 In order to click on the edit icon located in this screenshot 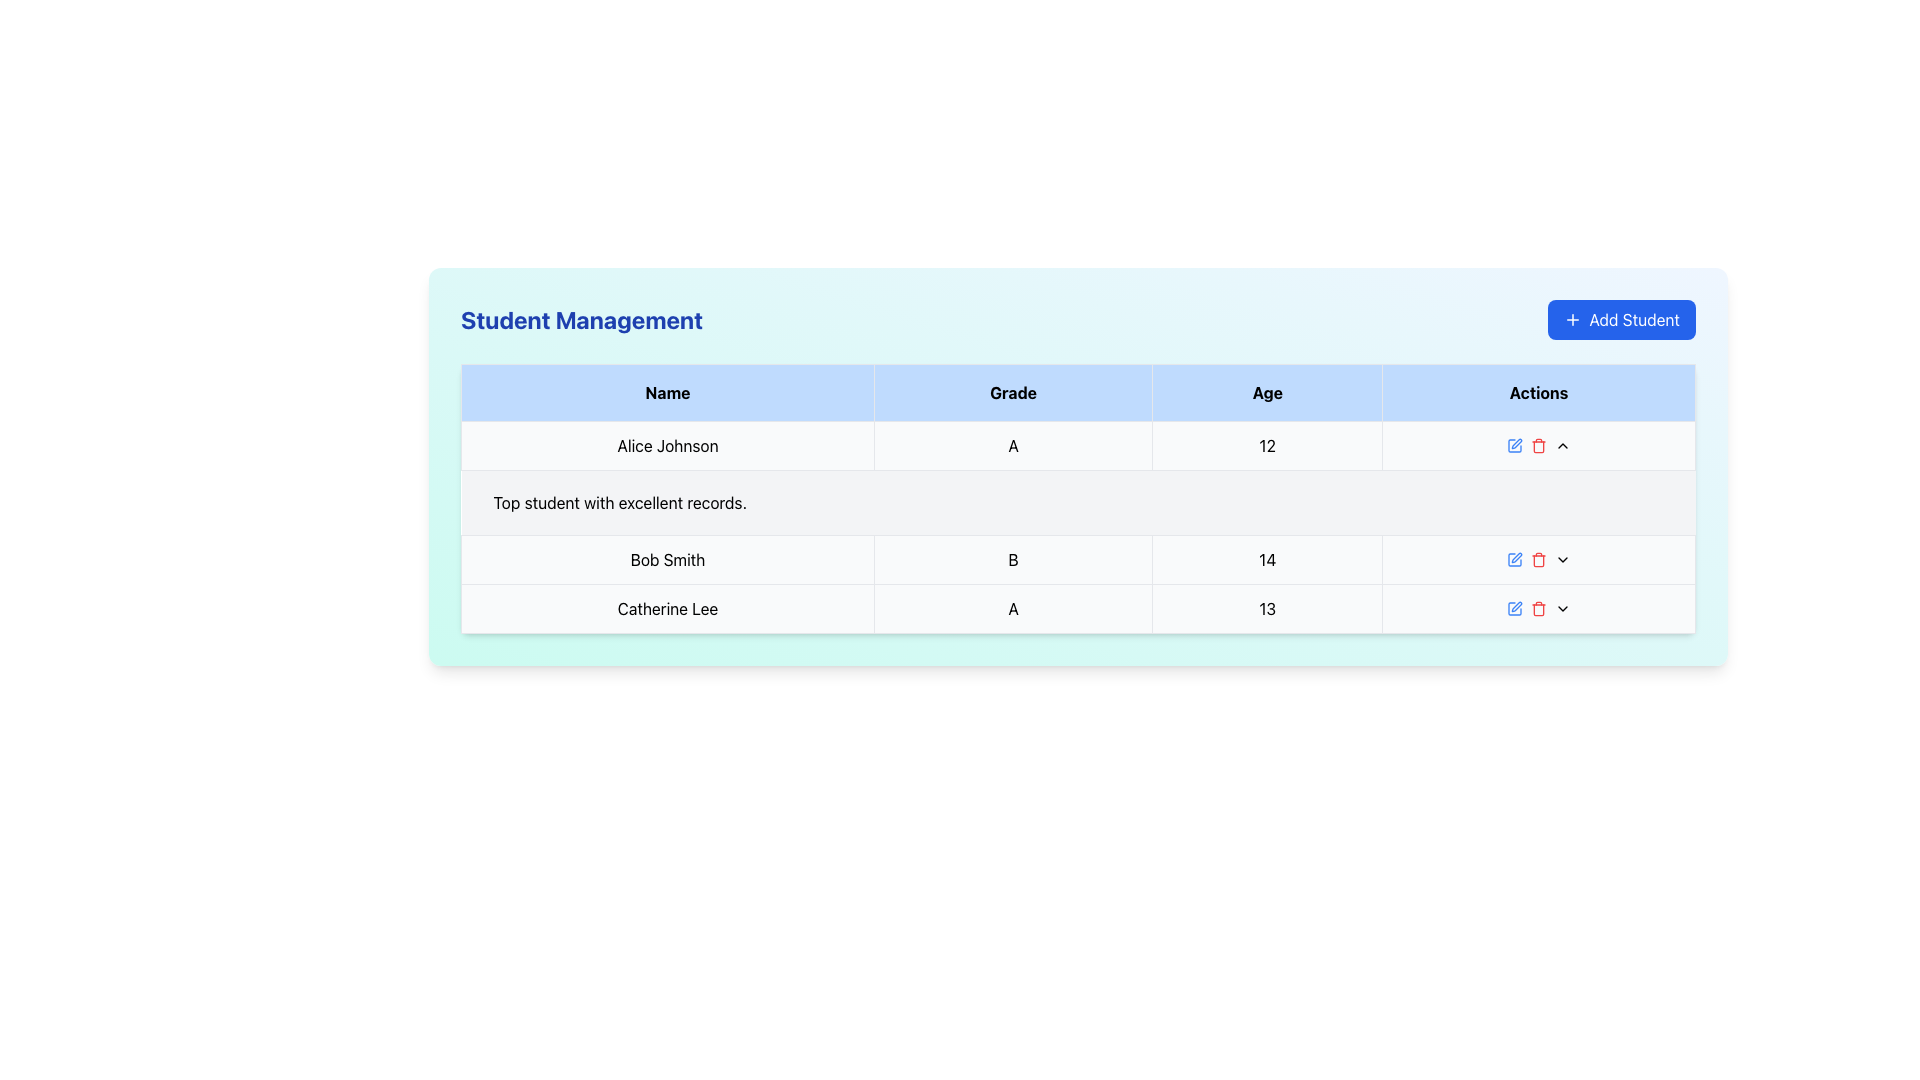, I will do `click(1517, 558)`.